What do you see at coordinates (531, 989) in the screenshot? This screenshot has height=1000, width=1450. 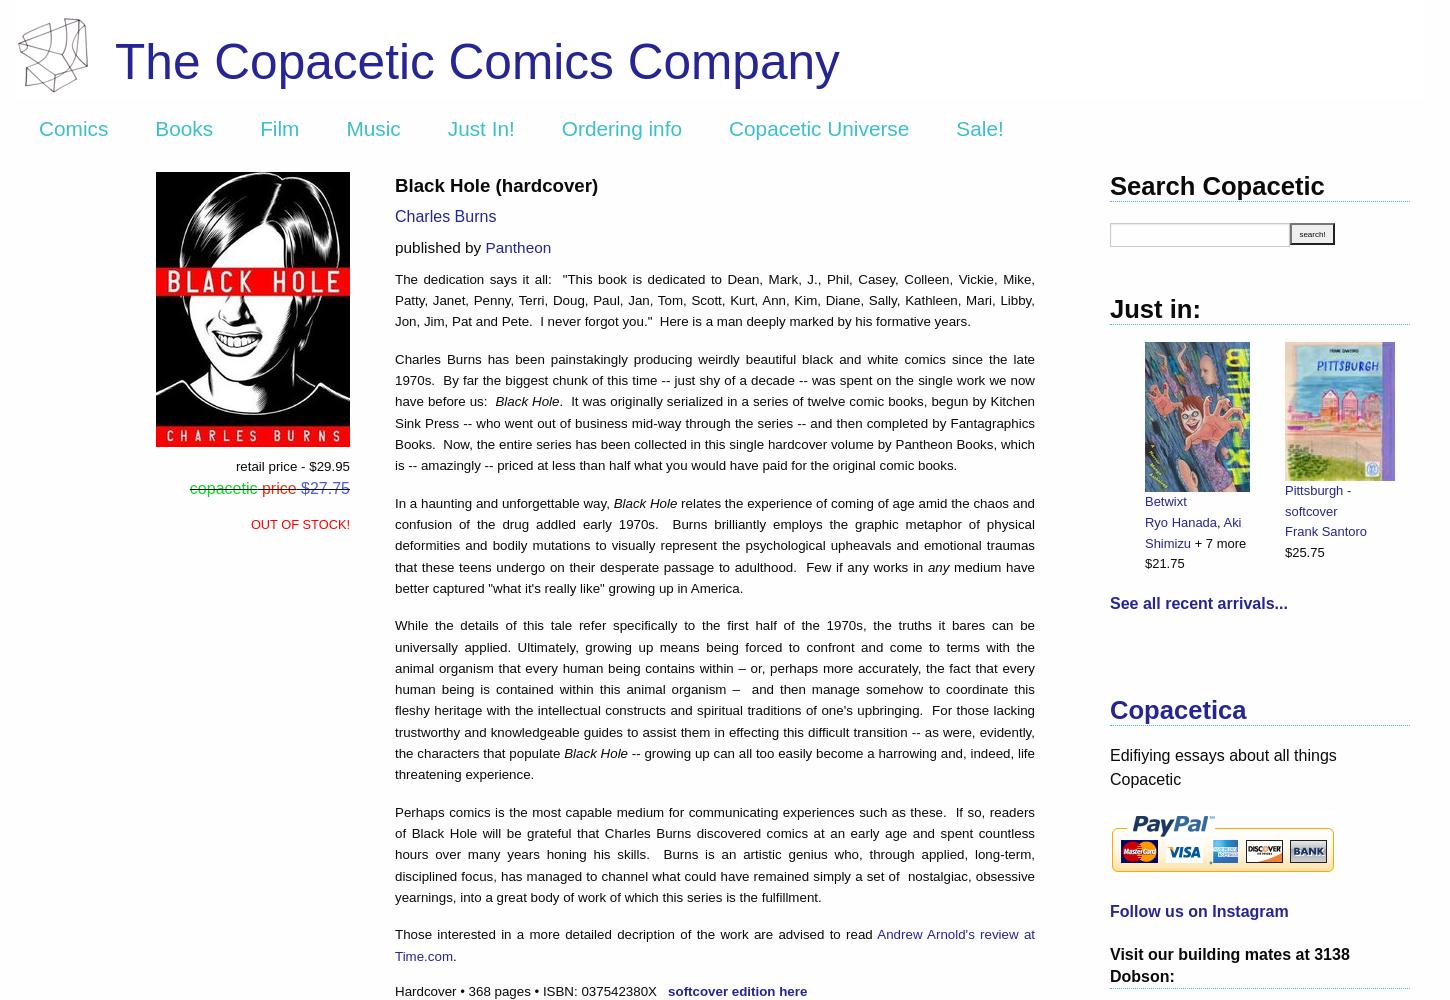 I see `'Hardcover • 368 pages • ISBN: 037542380X'` at bounding box center [531, 989].